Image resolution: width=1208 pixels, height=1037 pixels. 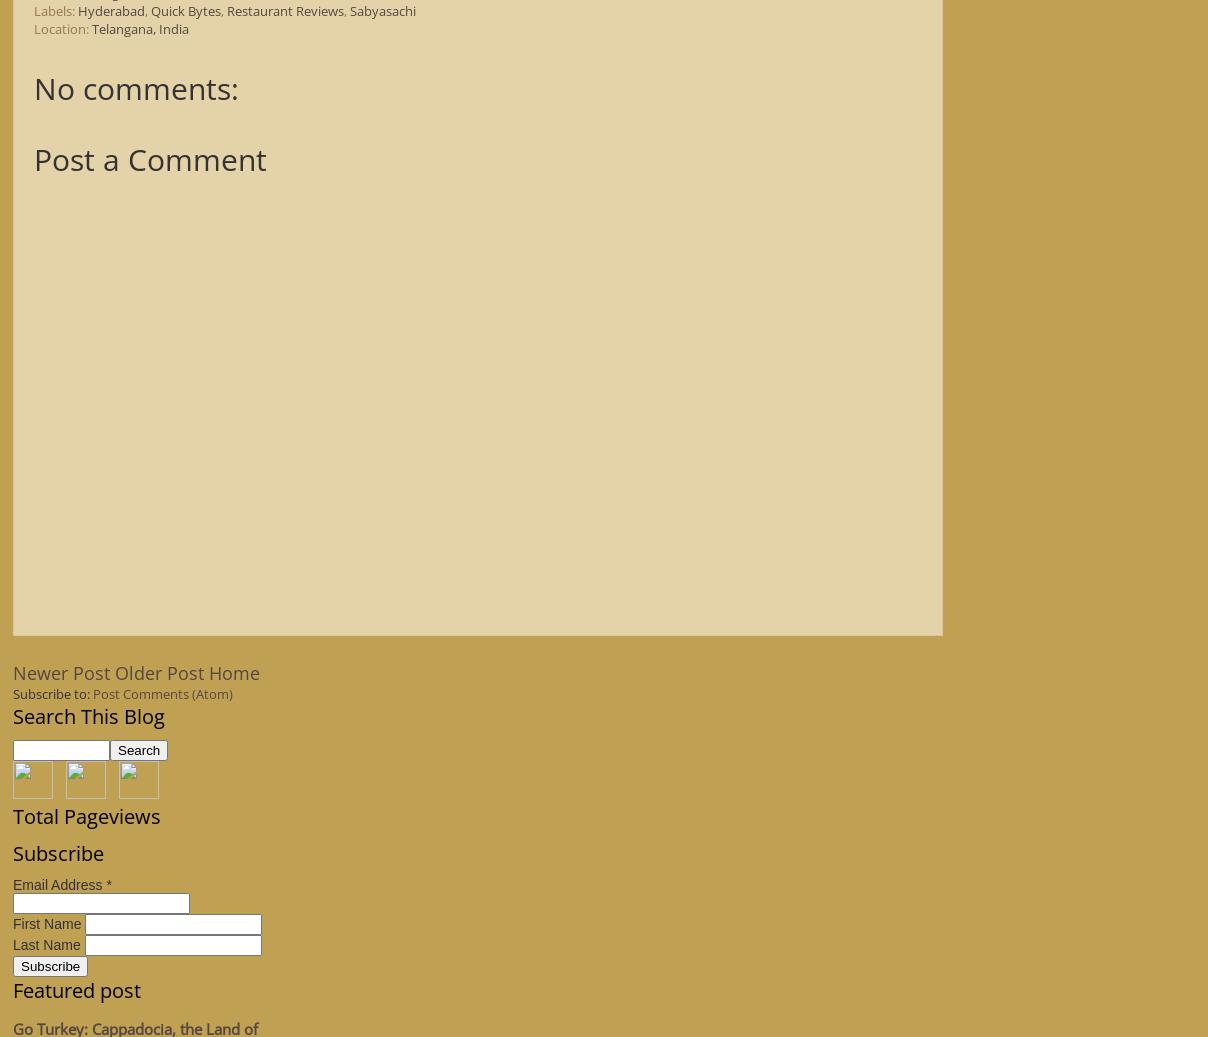 I want to click on 'Labels:', so click(x=55, y=8).